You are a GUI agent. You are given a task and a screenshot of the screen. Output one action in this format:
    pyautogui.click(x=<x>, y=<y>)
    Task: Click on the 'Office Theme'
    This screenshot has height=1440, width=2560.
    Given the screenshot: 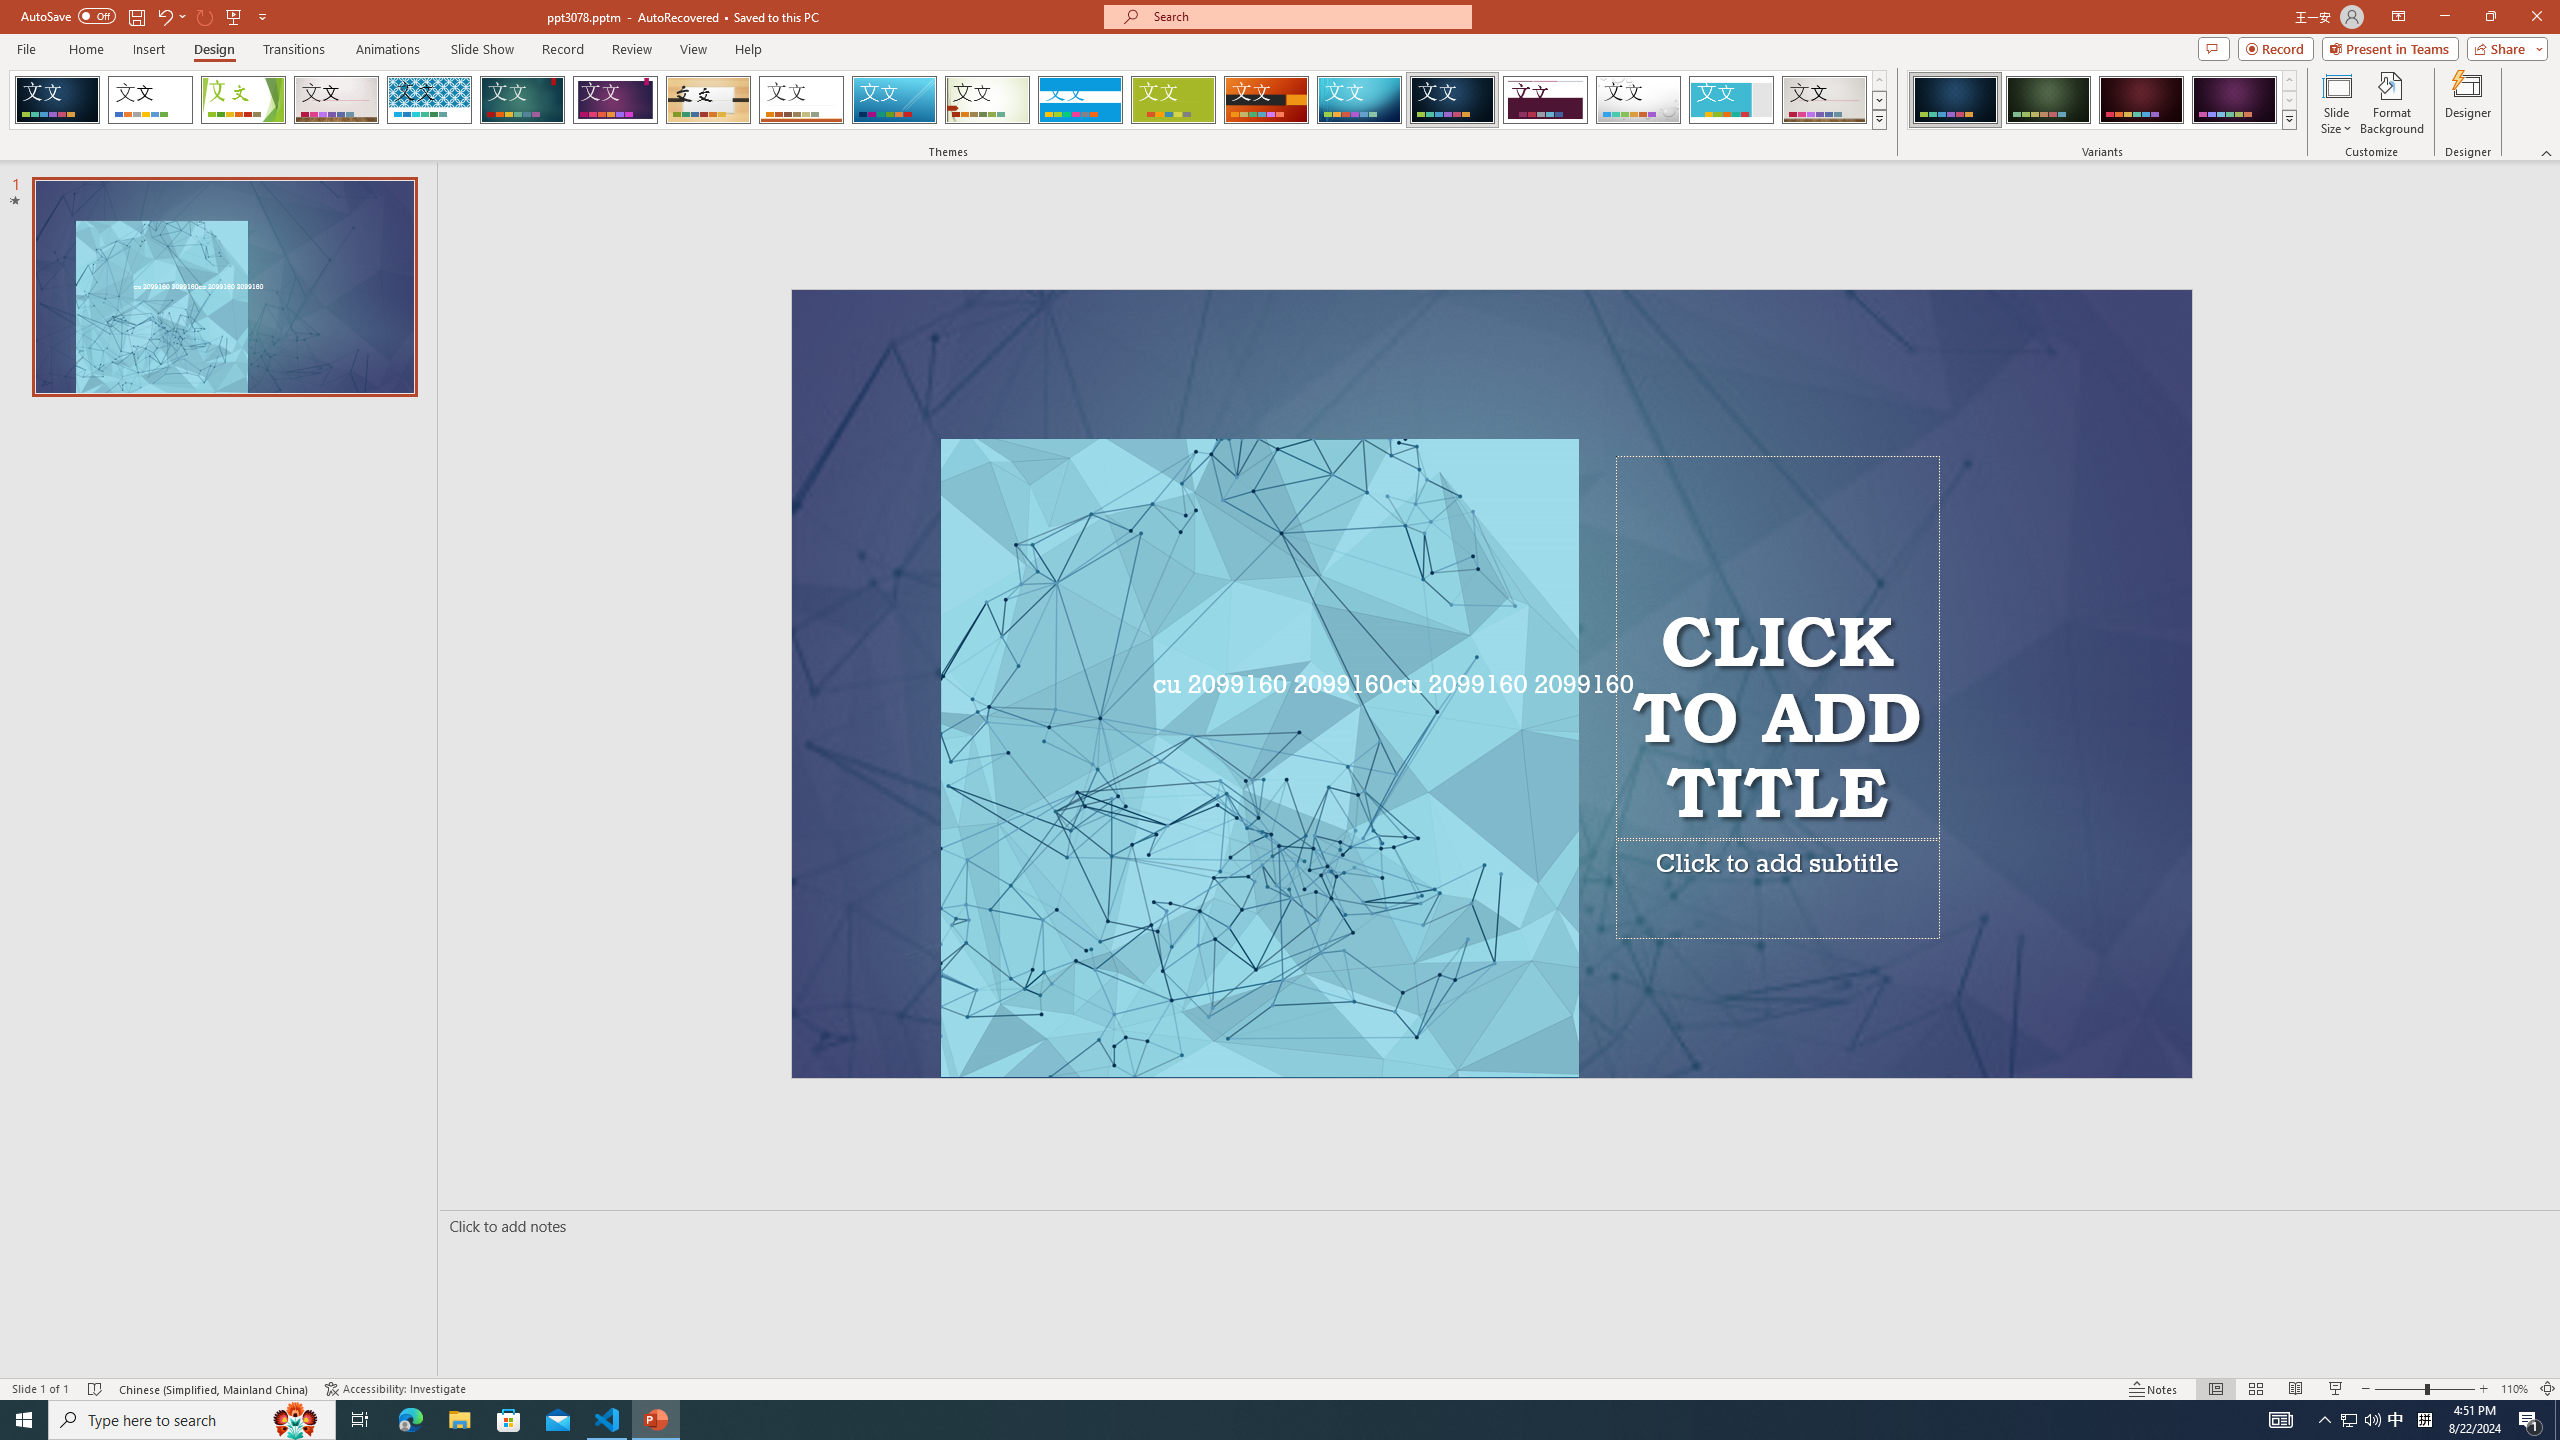 What is the action you would take?
    pyautogui.click(x=150, y=99)
    